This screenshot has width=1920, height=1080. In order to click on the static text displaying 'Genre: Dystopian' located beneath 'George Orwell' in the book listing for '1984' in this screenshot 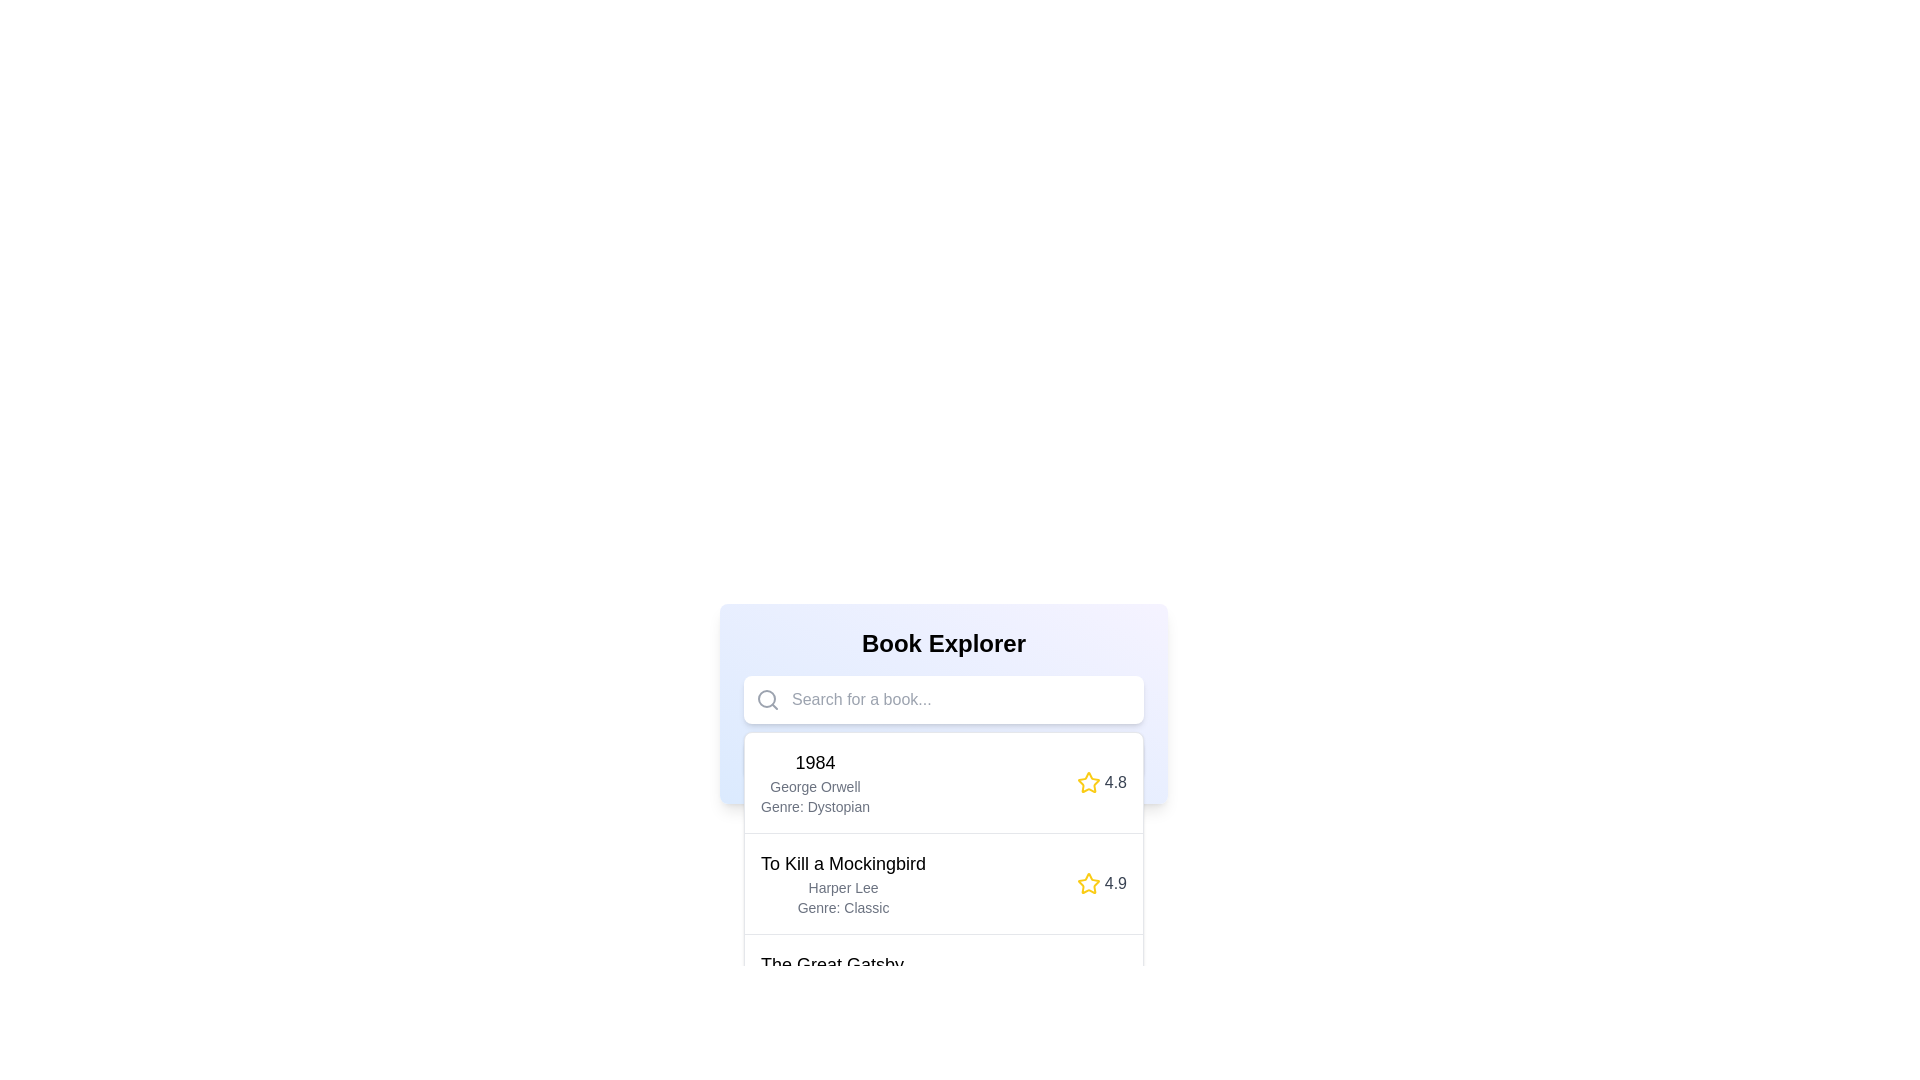, I will do `click(815, 805)`.